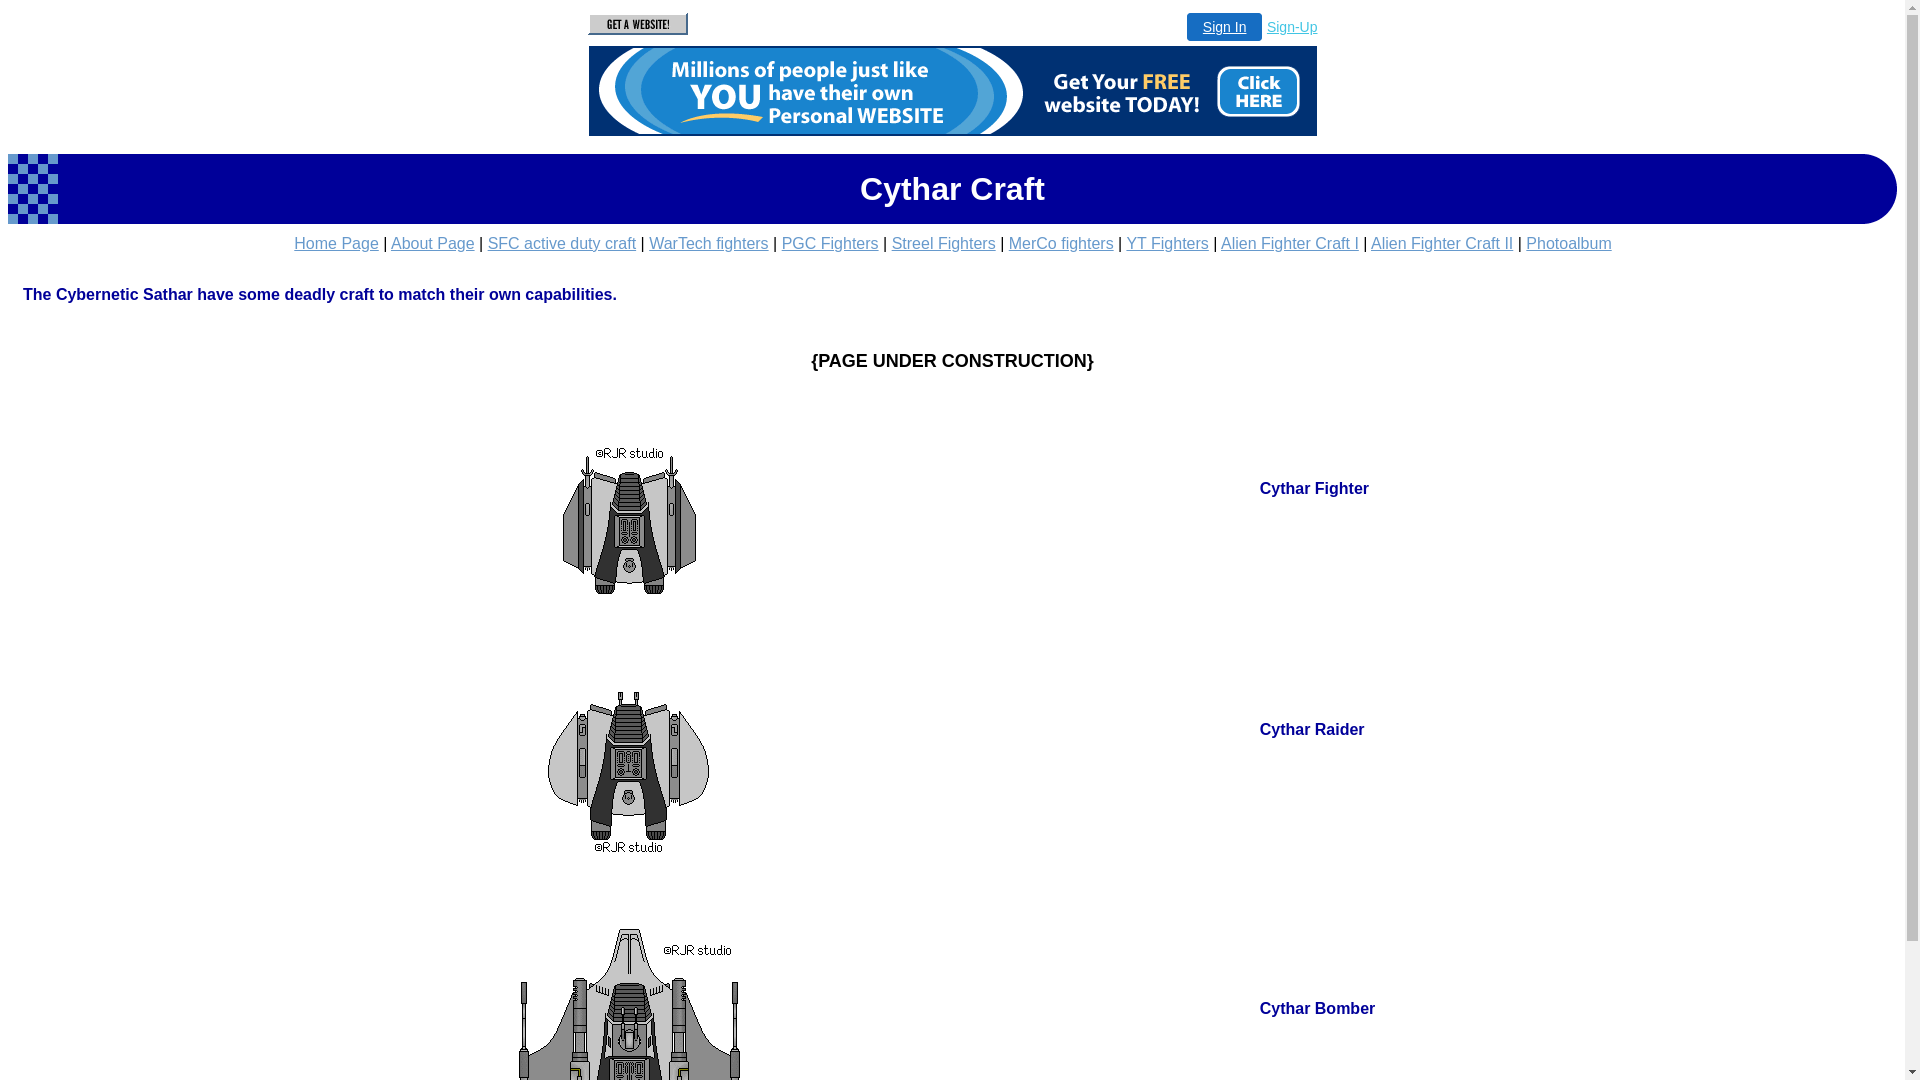  What do you see at coordinates (1223, 27) in the screenshot?
I see `'Sign In'` at bounding box center [1223, 27].